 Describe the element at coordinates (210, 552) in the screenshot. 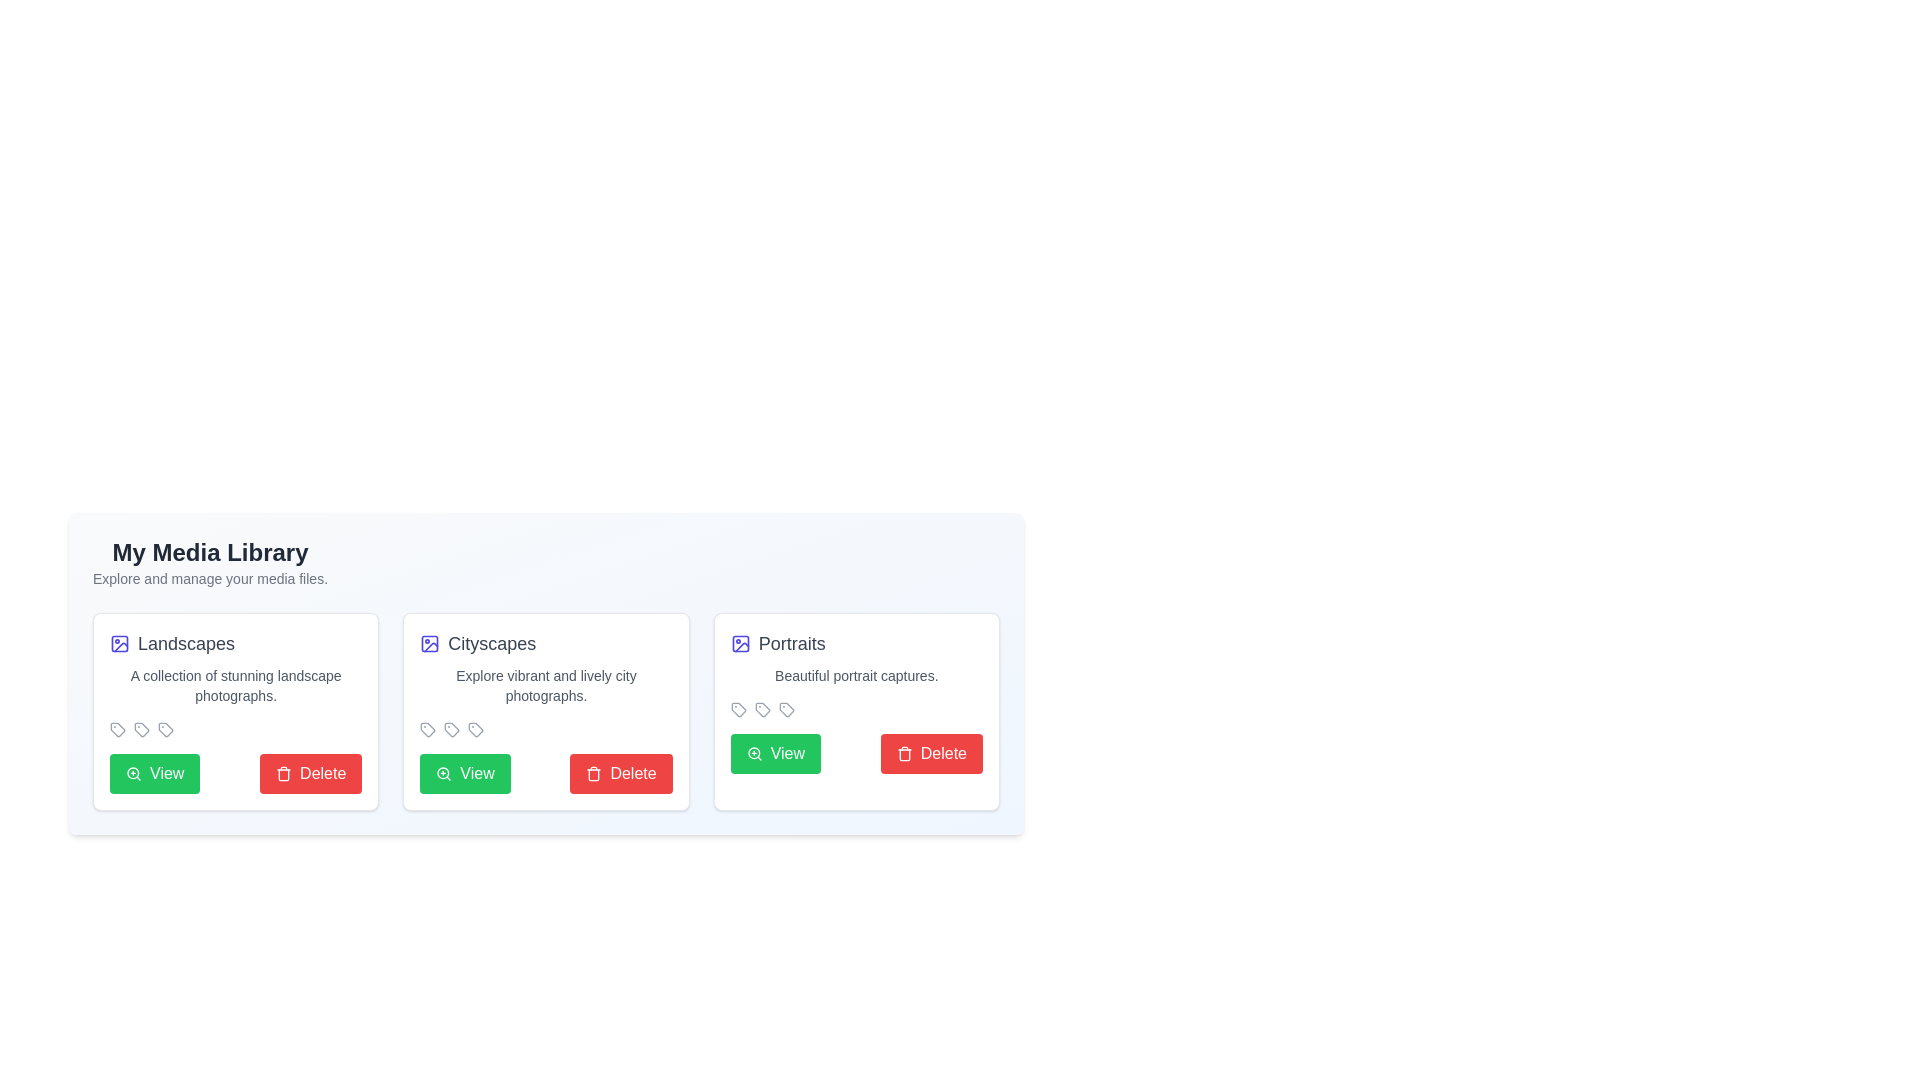

I see `title text 'My Media Library' displayed in bold and large font at the upper-left section of the interface` at that location.